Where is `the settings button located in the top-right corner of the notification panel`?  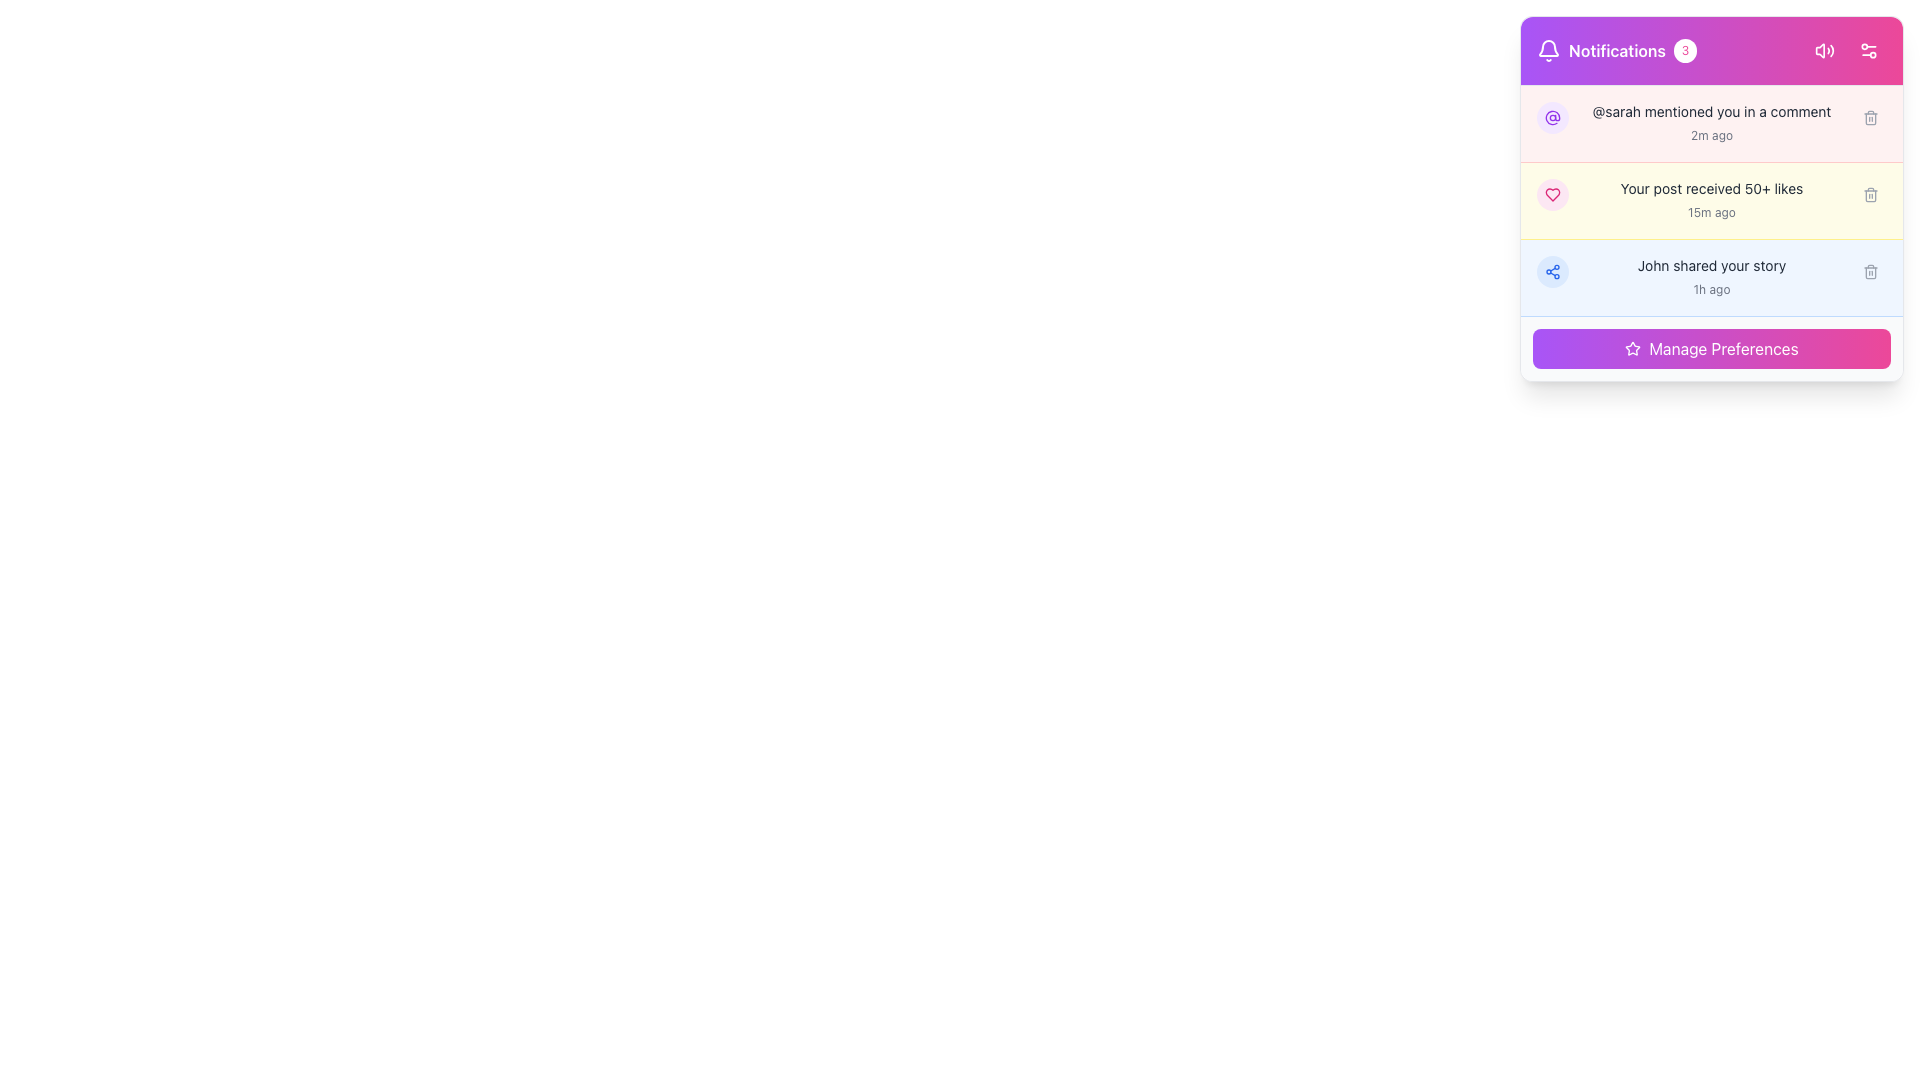
the settings button located in the top-right corner of the notification panel is located at coordinates (1846, 49).